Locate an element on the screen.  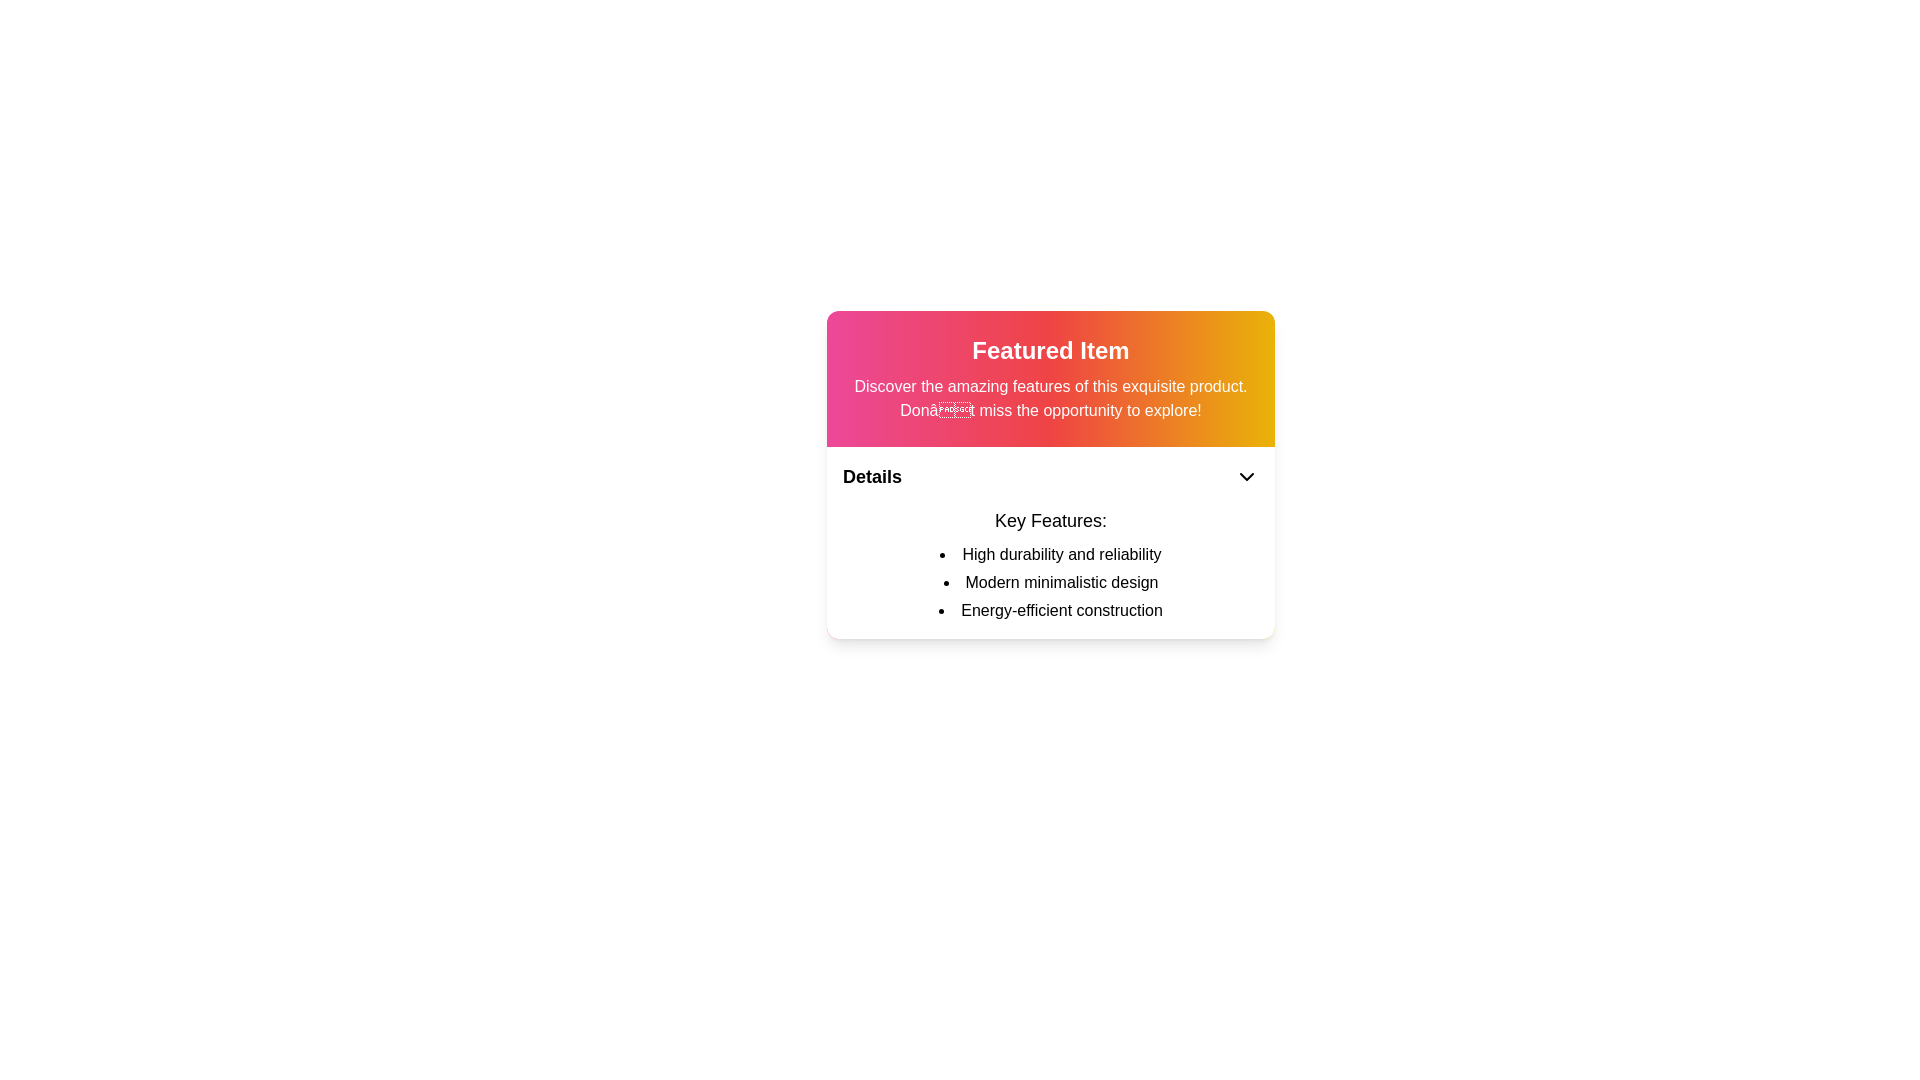
the text label 'Key Features:' which is located at the top of the 'Details' section in a card-like component is located at coordinates (1050, 519).